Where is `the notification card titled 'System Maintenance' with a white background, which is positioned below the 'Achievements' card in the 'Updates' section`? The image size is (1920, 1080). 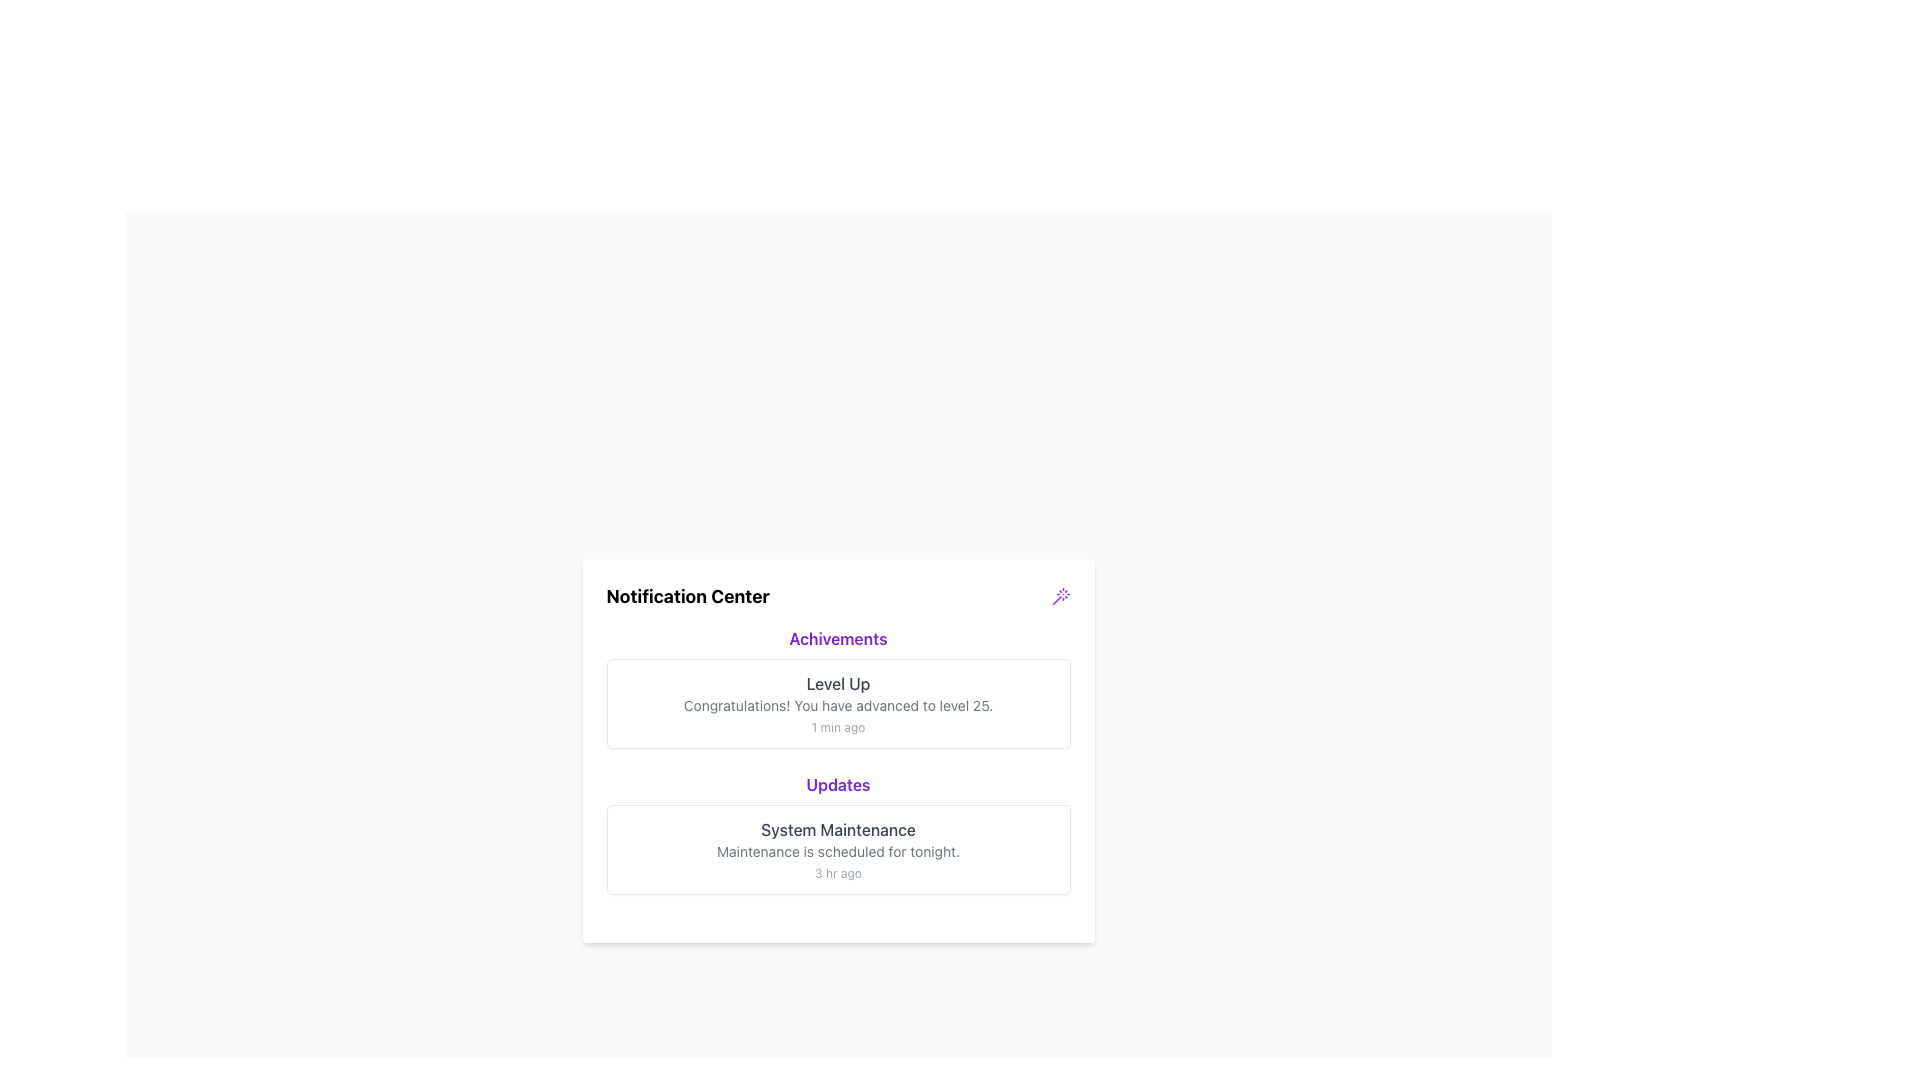
the notification card titled 'System Maintenance' with a white background, which is positioned below the 'Achievements' card in the 'Updates' section is located at coordinates (838, 849).